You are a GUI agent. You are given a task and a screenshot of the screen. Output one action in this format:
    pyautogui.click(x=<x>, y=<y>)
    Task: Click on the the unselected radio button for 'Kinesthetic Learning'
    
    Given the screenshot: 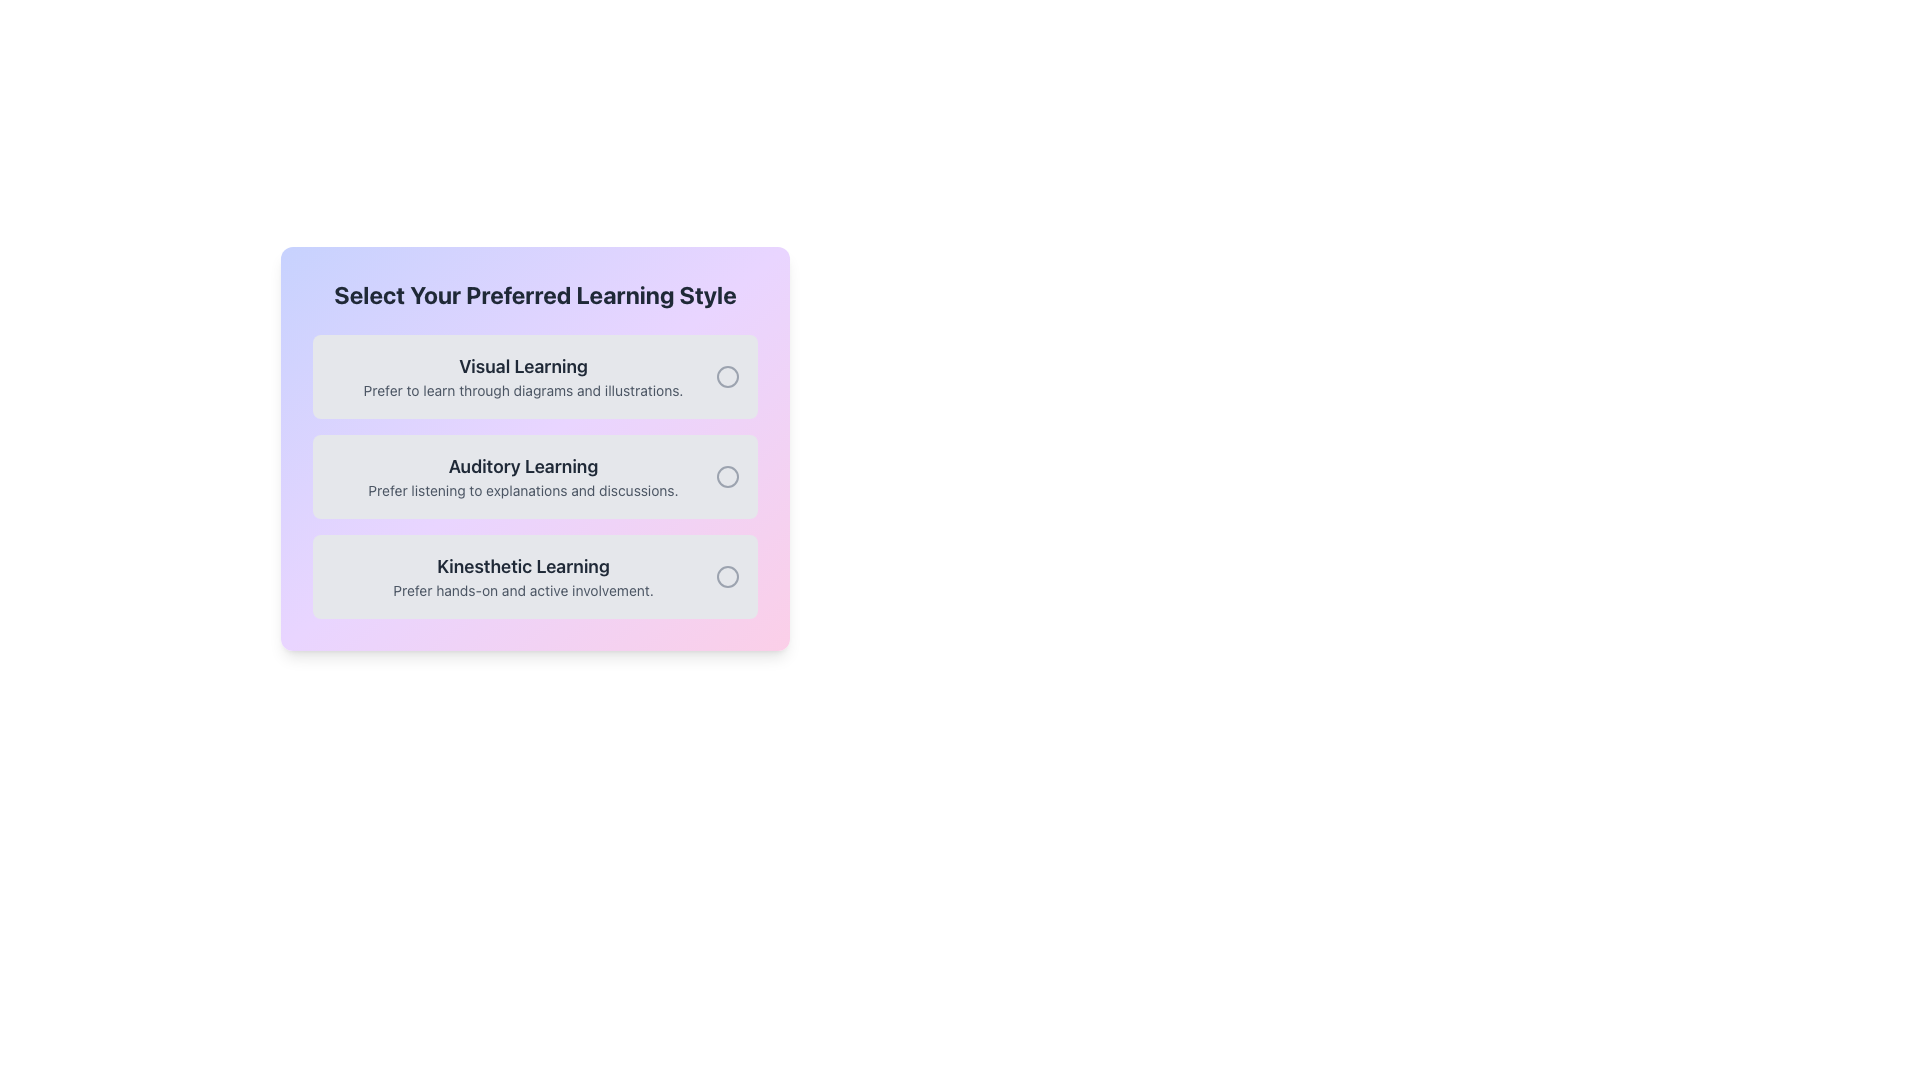 What is the action you would take?
    pyautogui.click(x=727, y=577)
    